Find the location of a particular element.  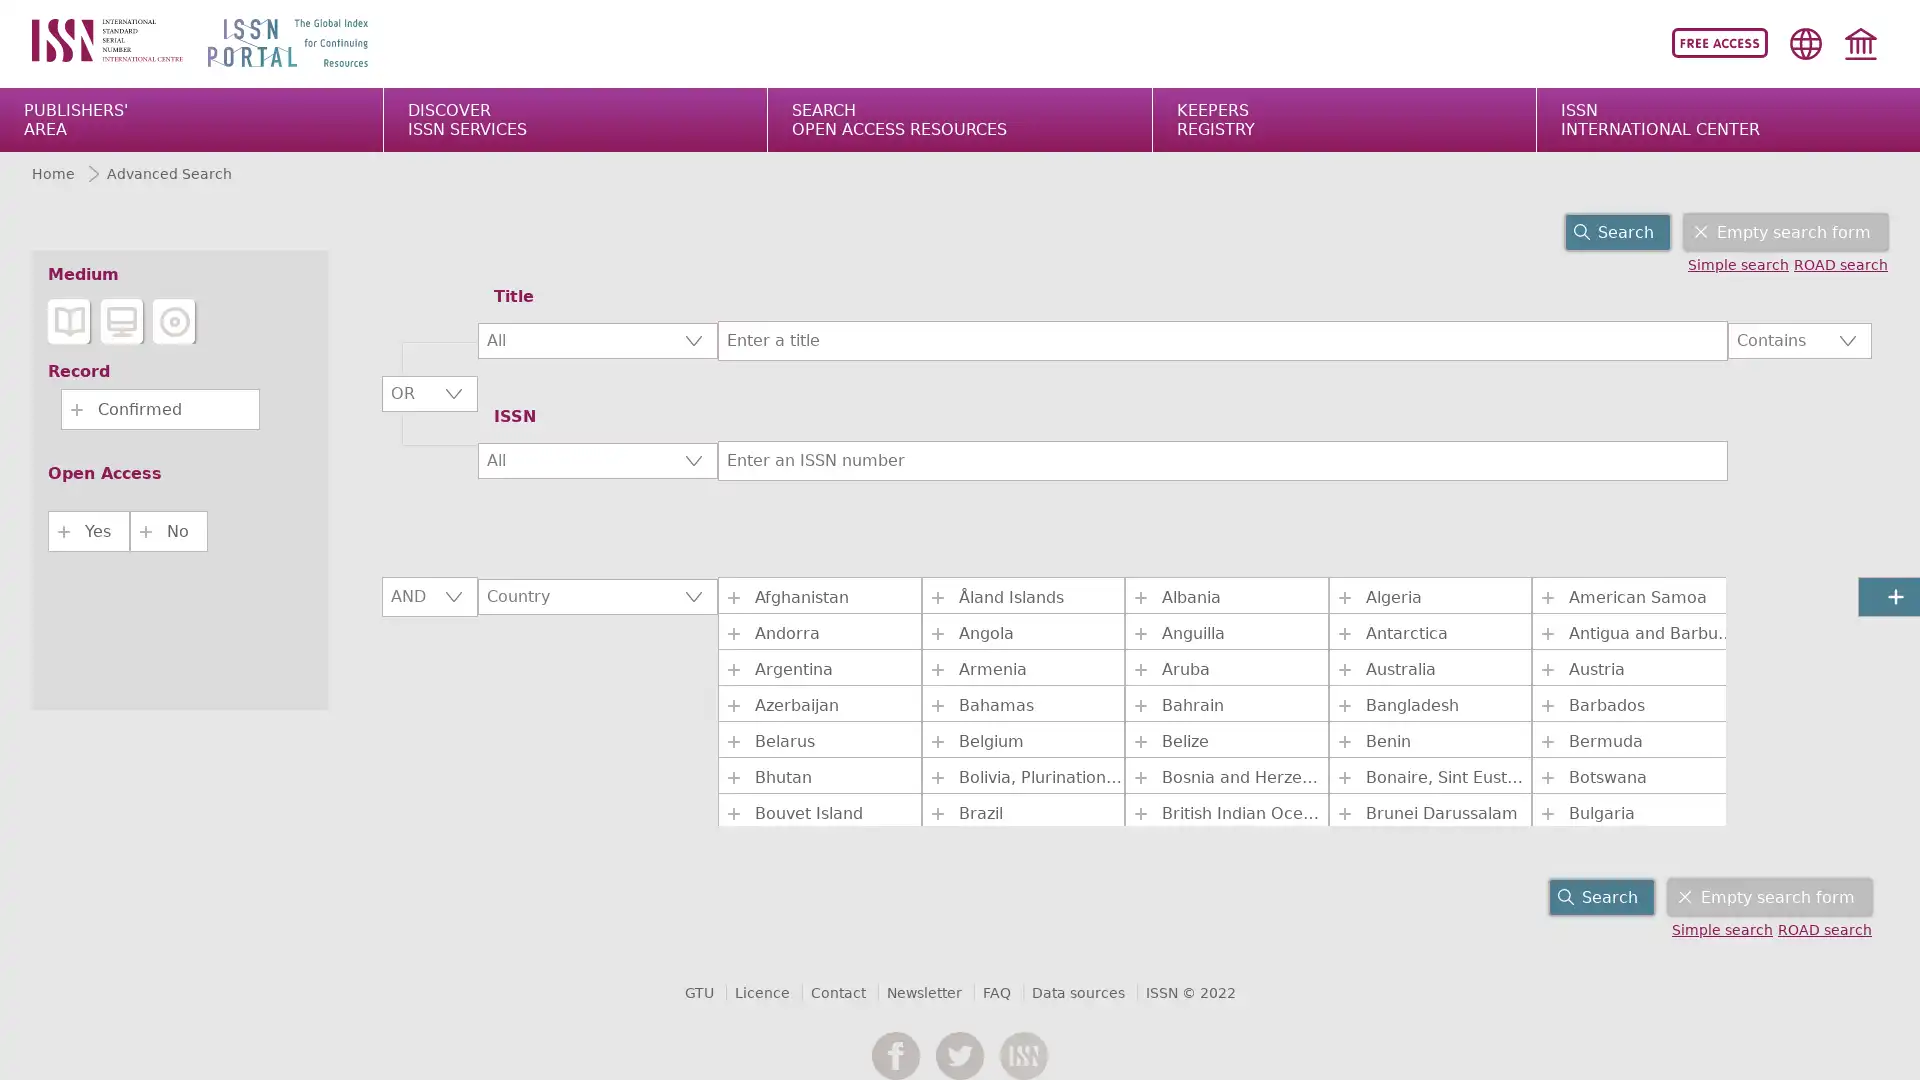

Search is located at coordinates (1617, 230).